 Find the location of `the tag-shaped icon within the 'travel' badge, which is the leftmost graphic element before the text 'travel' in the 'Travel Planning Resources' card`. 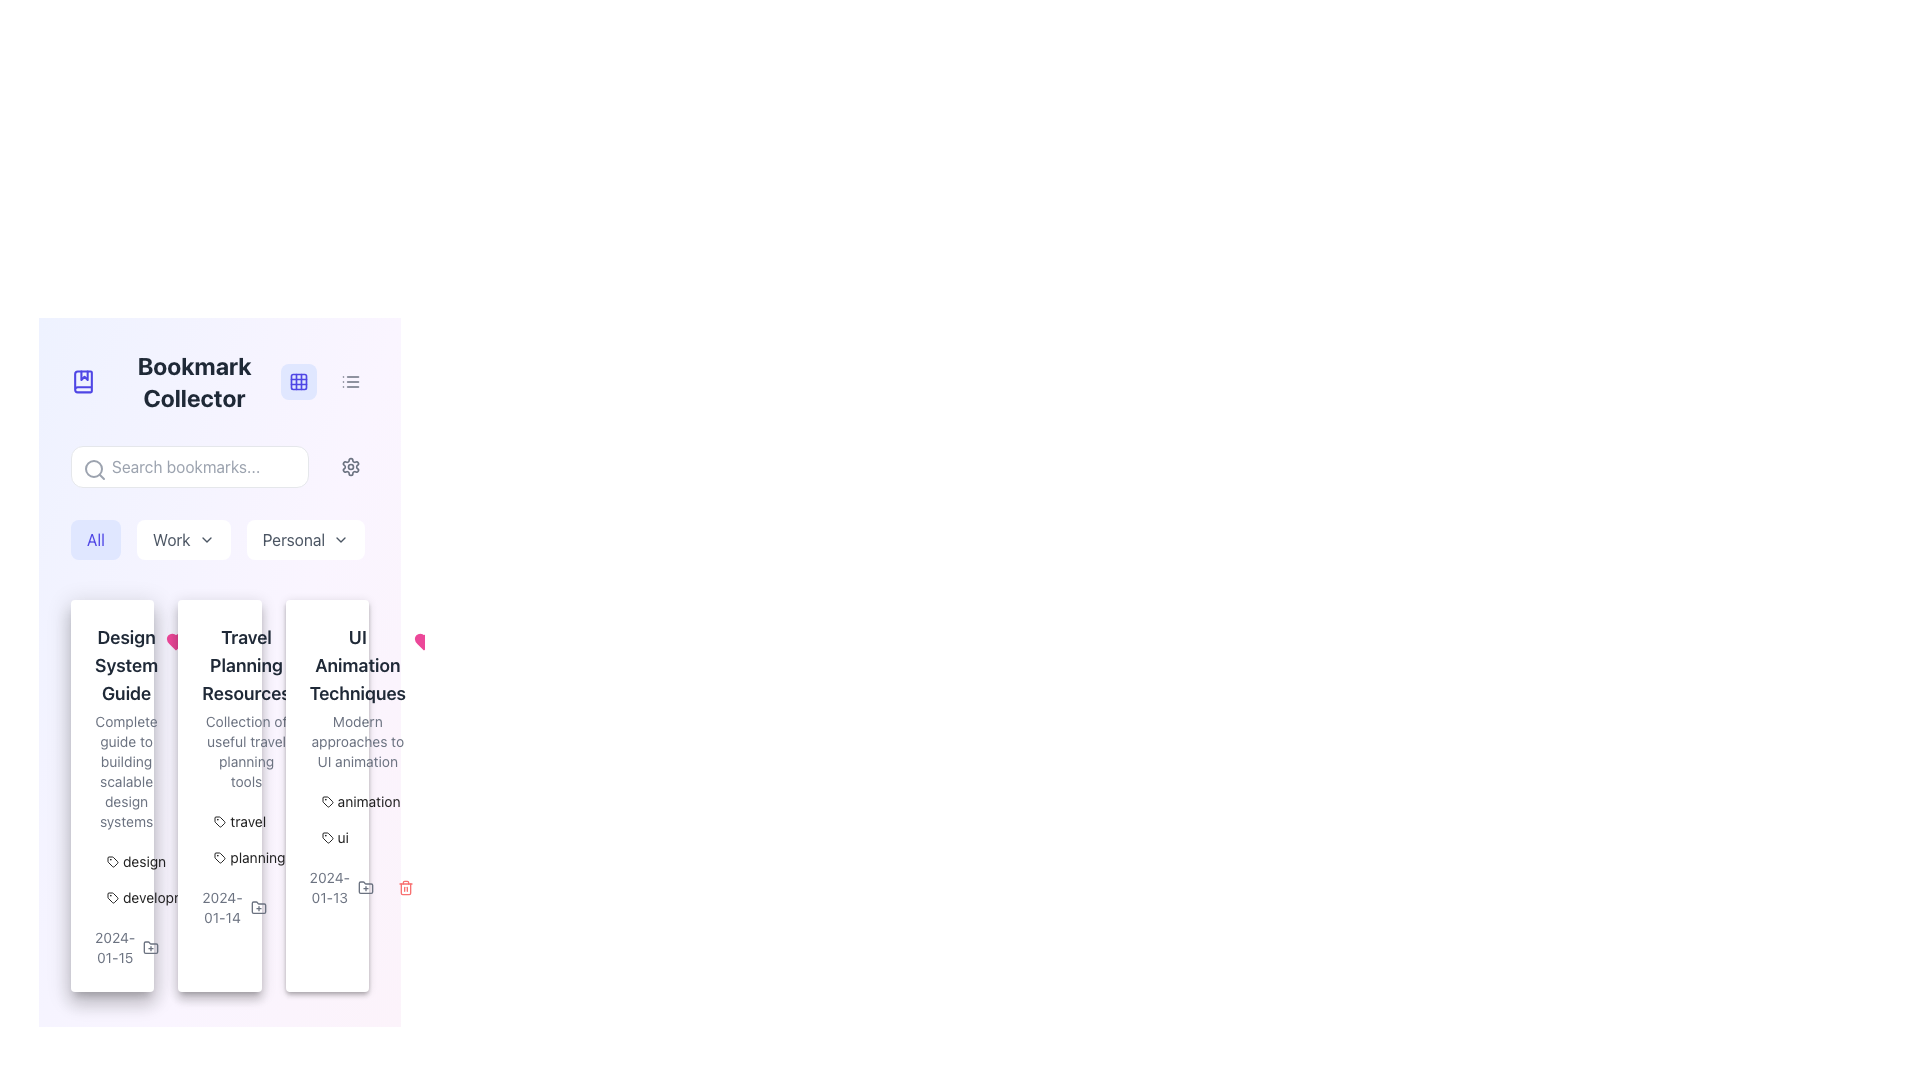

the tag-shaped icon within the 'travel' badge, which is the leftmost graphic element before the text 'travel' in the 'Travel Planning Resources' card is located at coordinates (220, 821).